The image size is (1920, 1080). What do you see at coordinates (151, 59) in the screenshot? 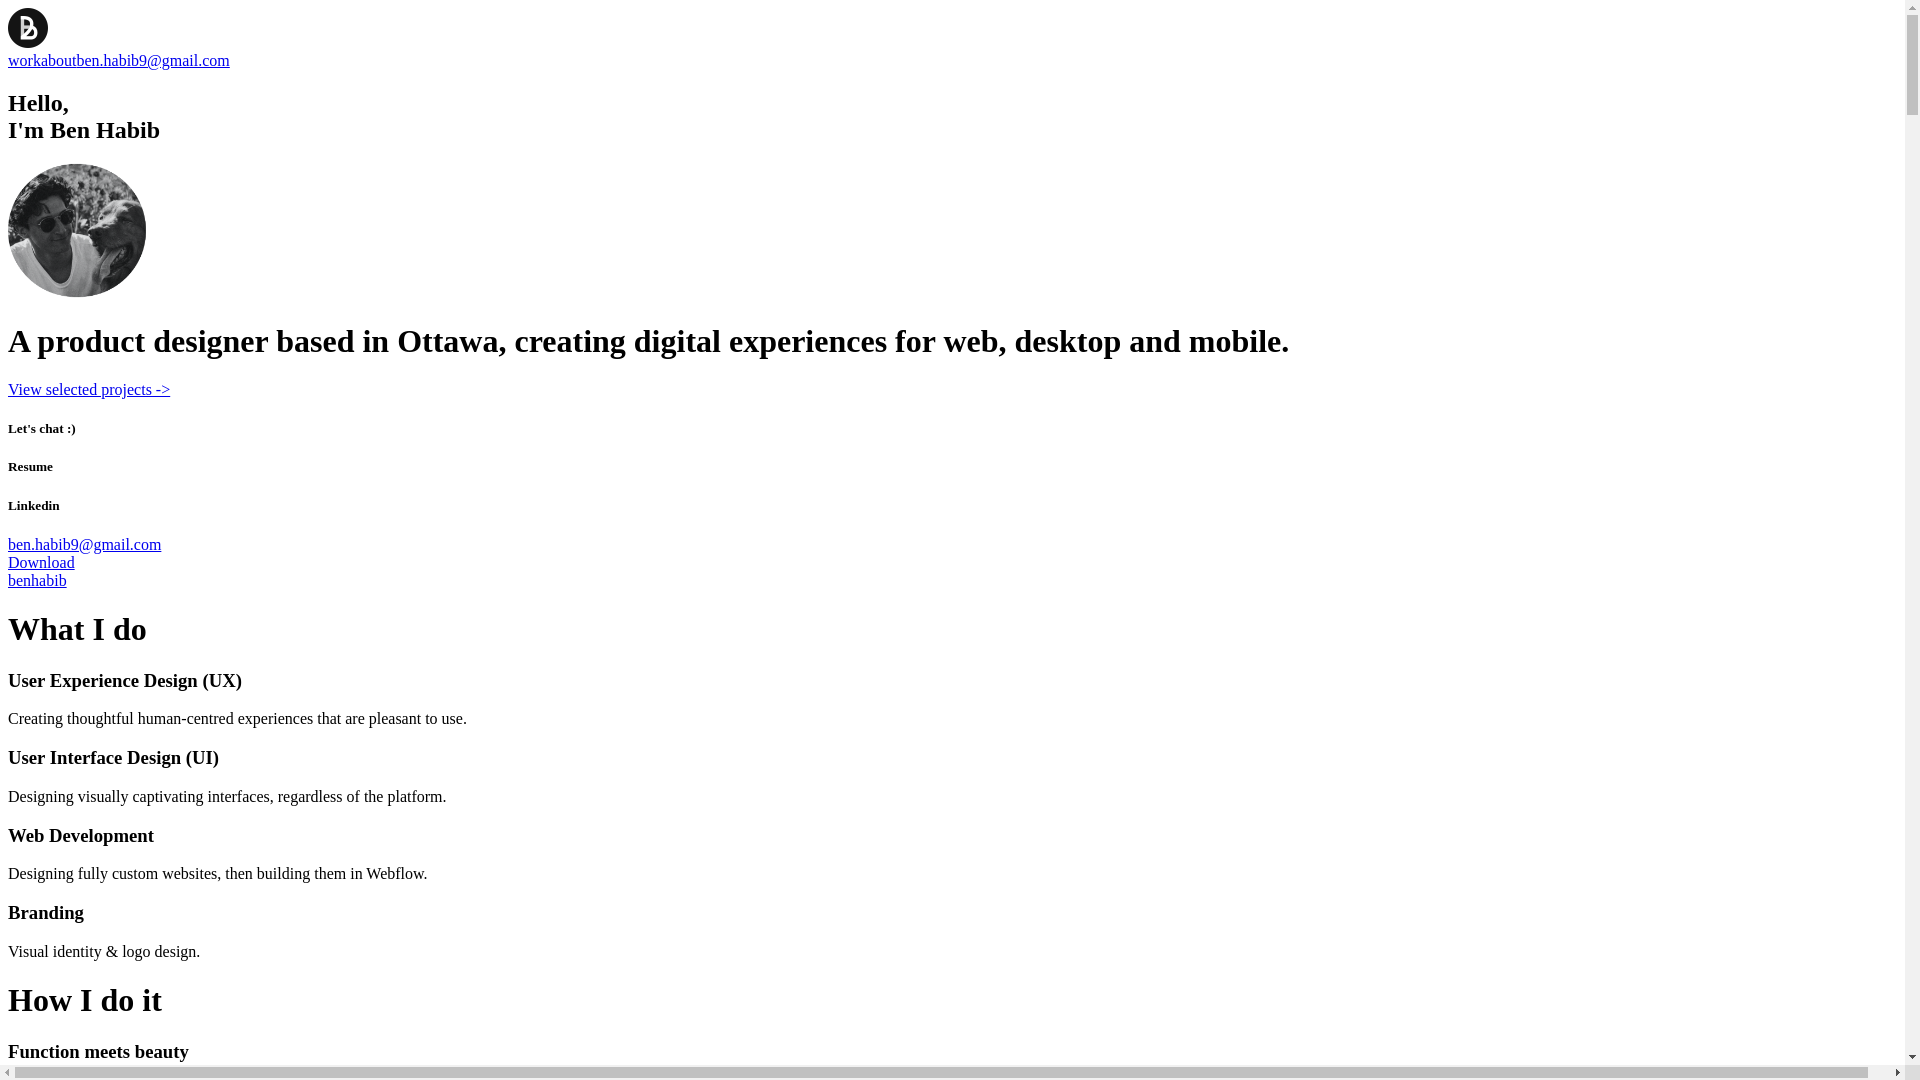
I see `'ben.habib9@gmail.com'` at bounding box center [151, 59].